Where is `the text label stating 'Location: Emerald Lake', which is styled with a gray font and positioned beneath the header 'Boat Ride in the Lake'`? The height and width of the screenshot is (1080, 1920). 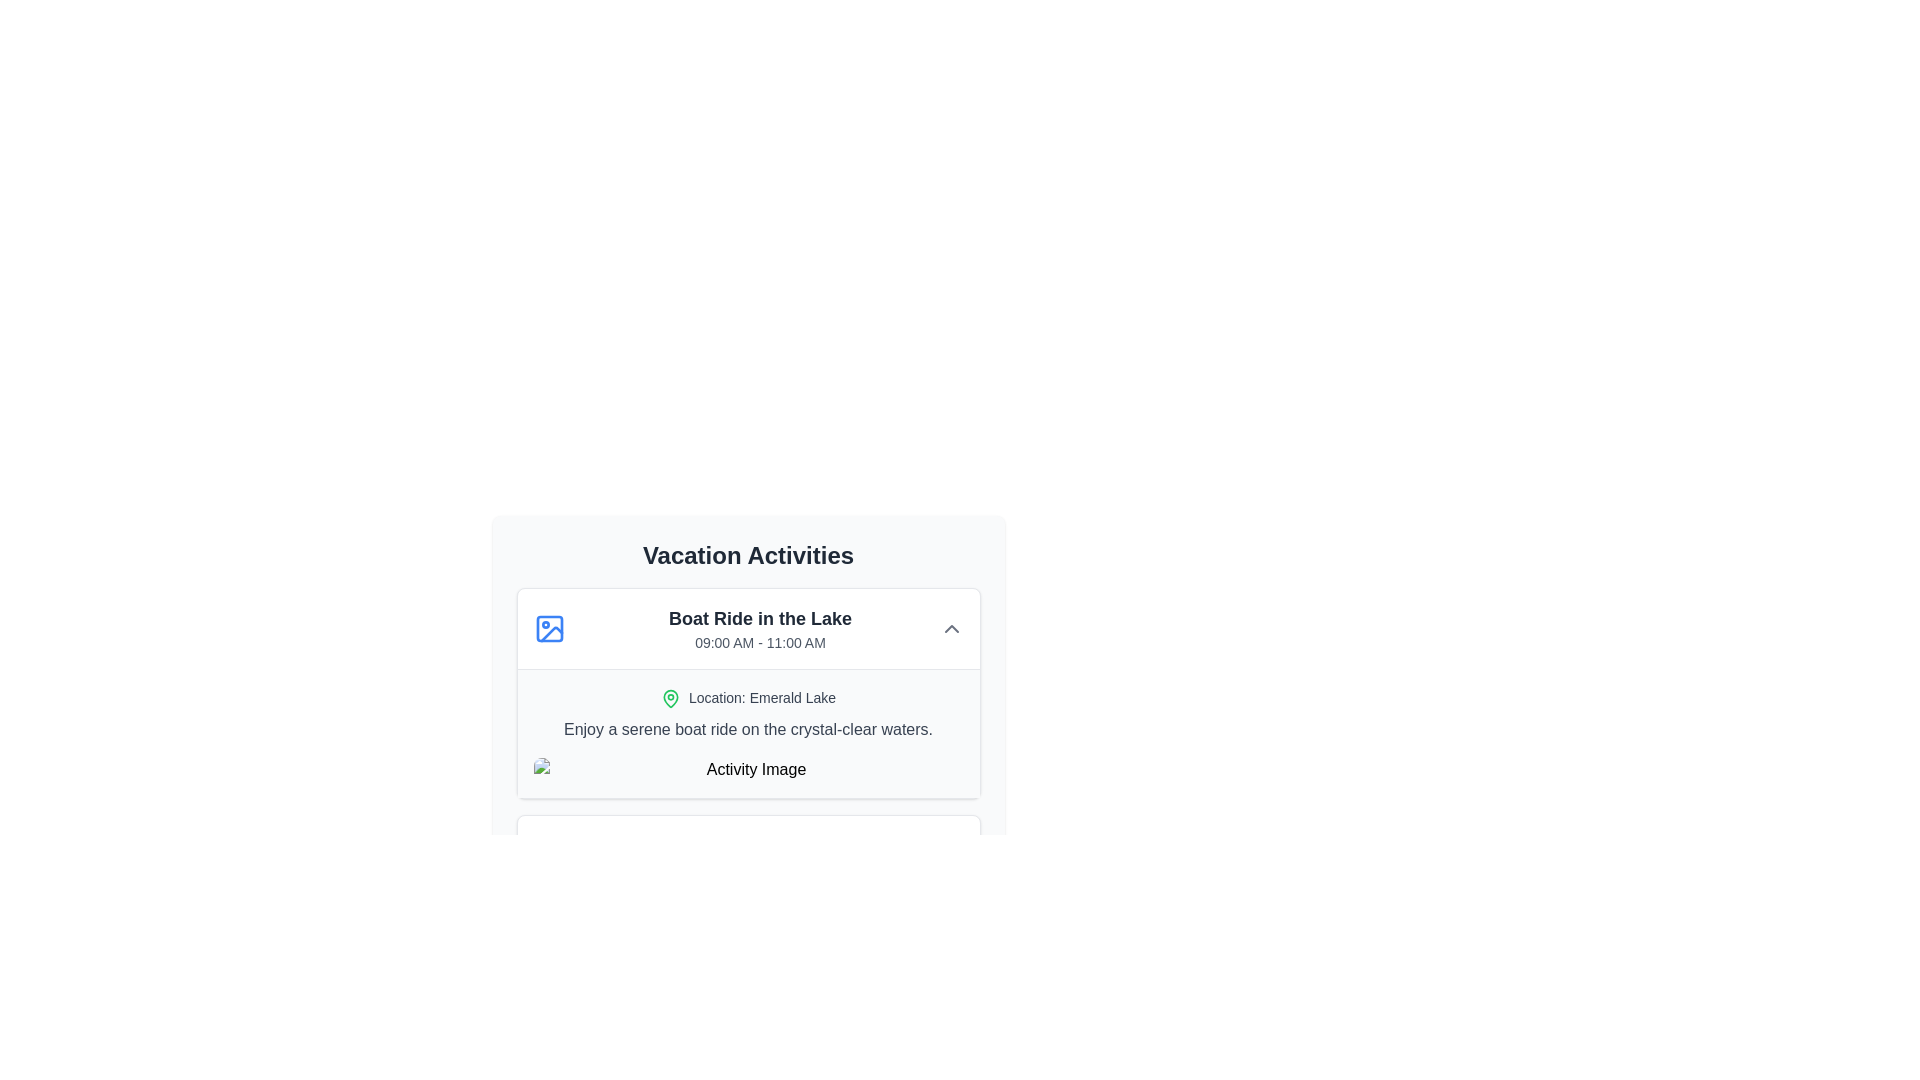
the text label stating 'Location: Emerald Lake', which is styled with a gray font and positioned beneath the header 'Boat Ride in the Lake' is located at coordinates (761, 697).